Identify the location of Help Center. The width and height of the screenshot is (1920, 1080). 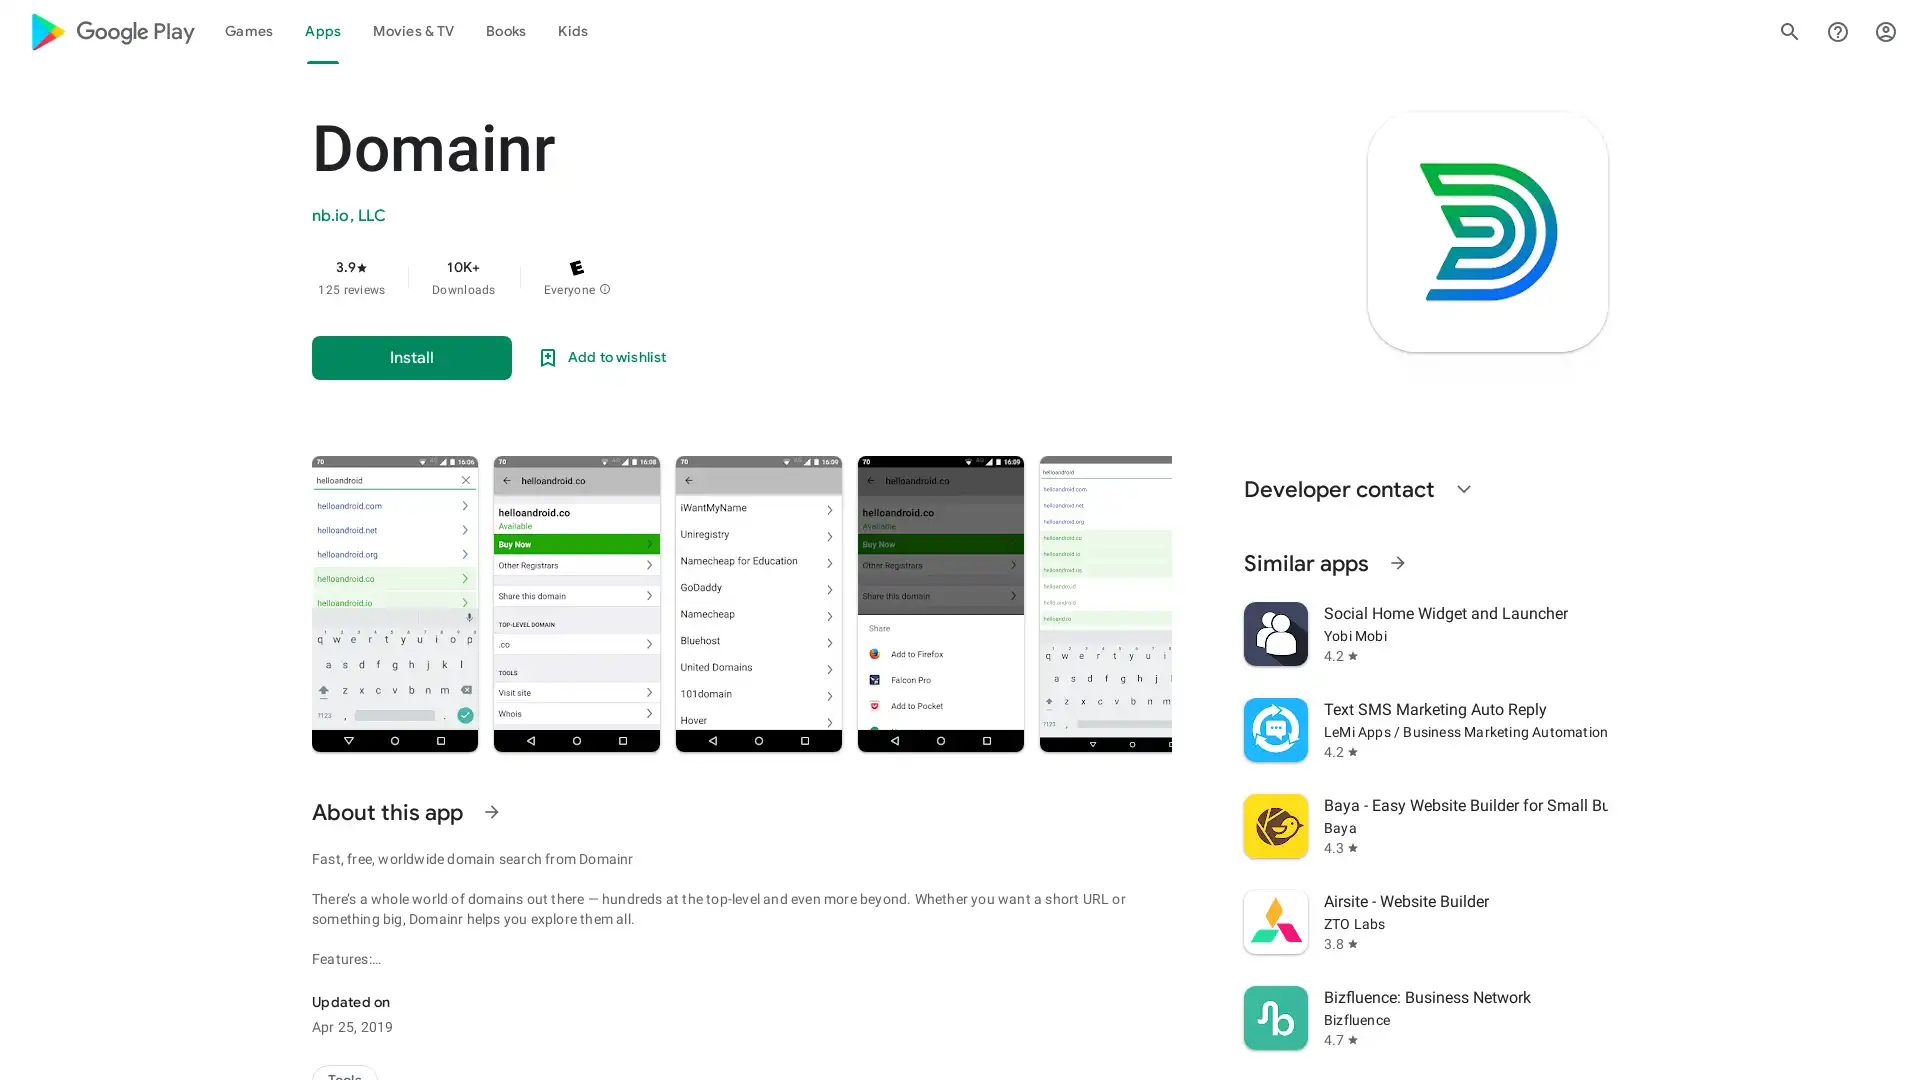
(1838, 31).